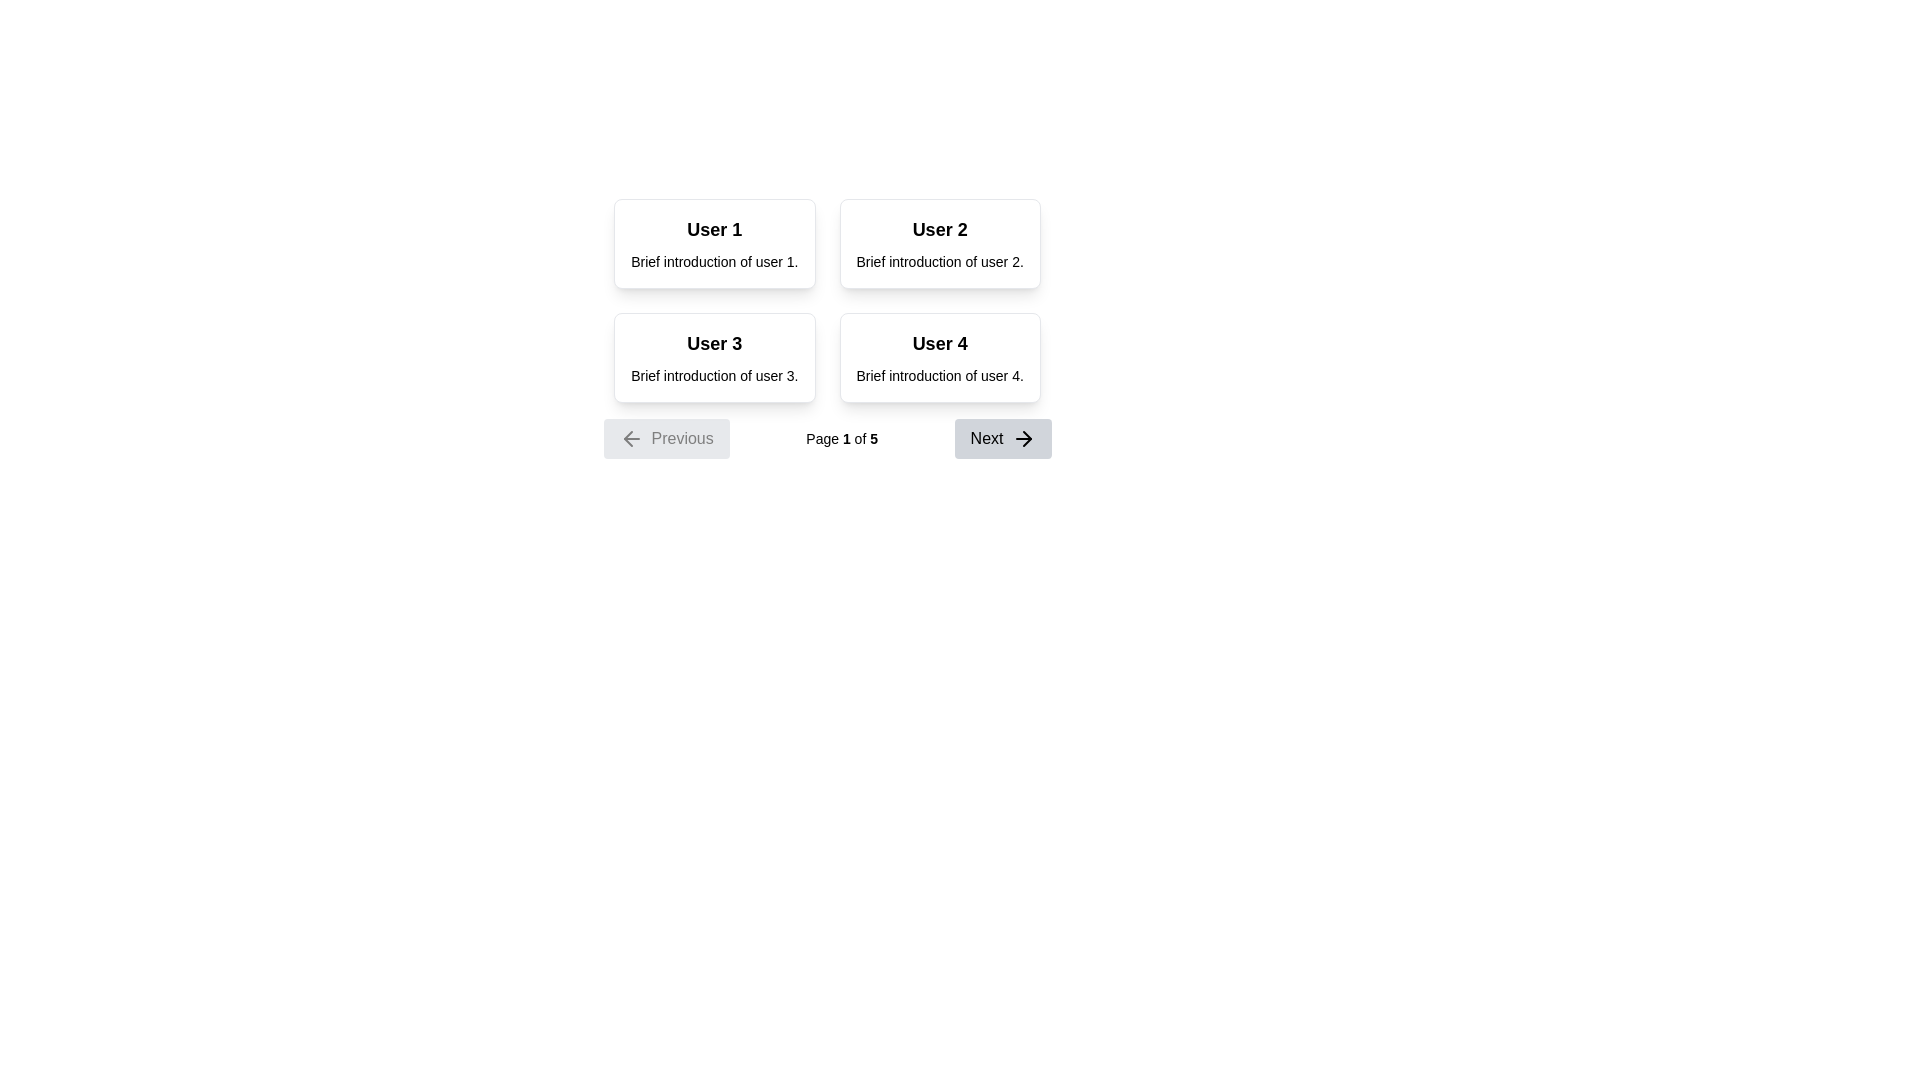  I want to click on the static text indicating the current page number in the pagination system, located between 'Previous' and 'Next' buttons at the center bottom of the interface, so click(846, 438).